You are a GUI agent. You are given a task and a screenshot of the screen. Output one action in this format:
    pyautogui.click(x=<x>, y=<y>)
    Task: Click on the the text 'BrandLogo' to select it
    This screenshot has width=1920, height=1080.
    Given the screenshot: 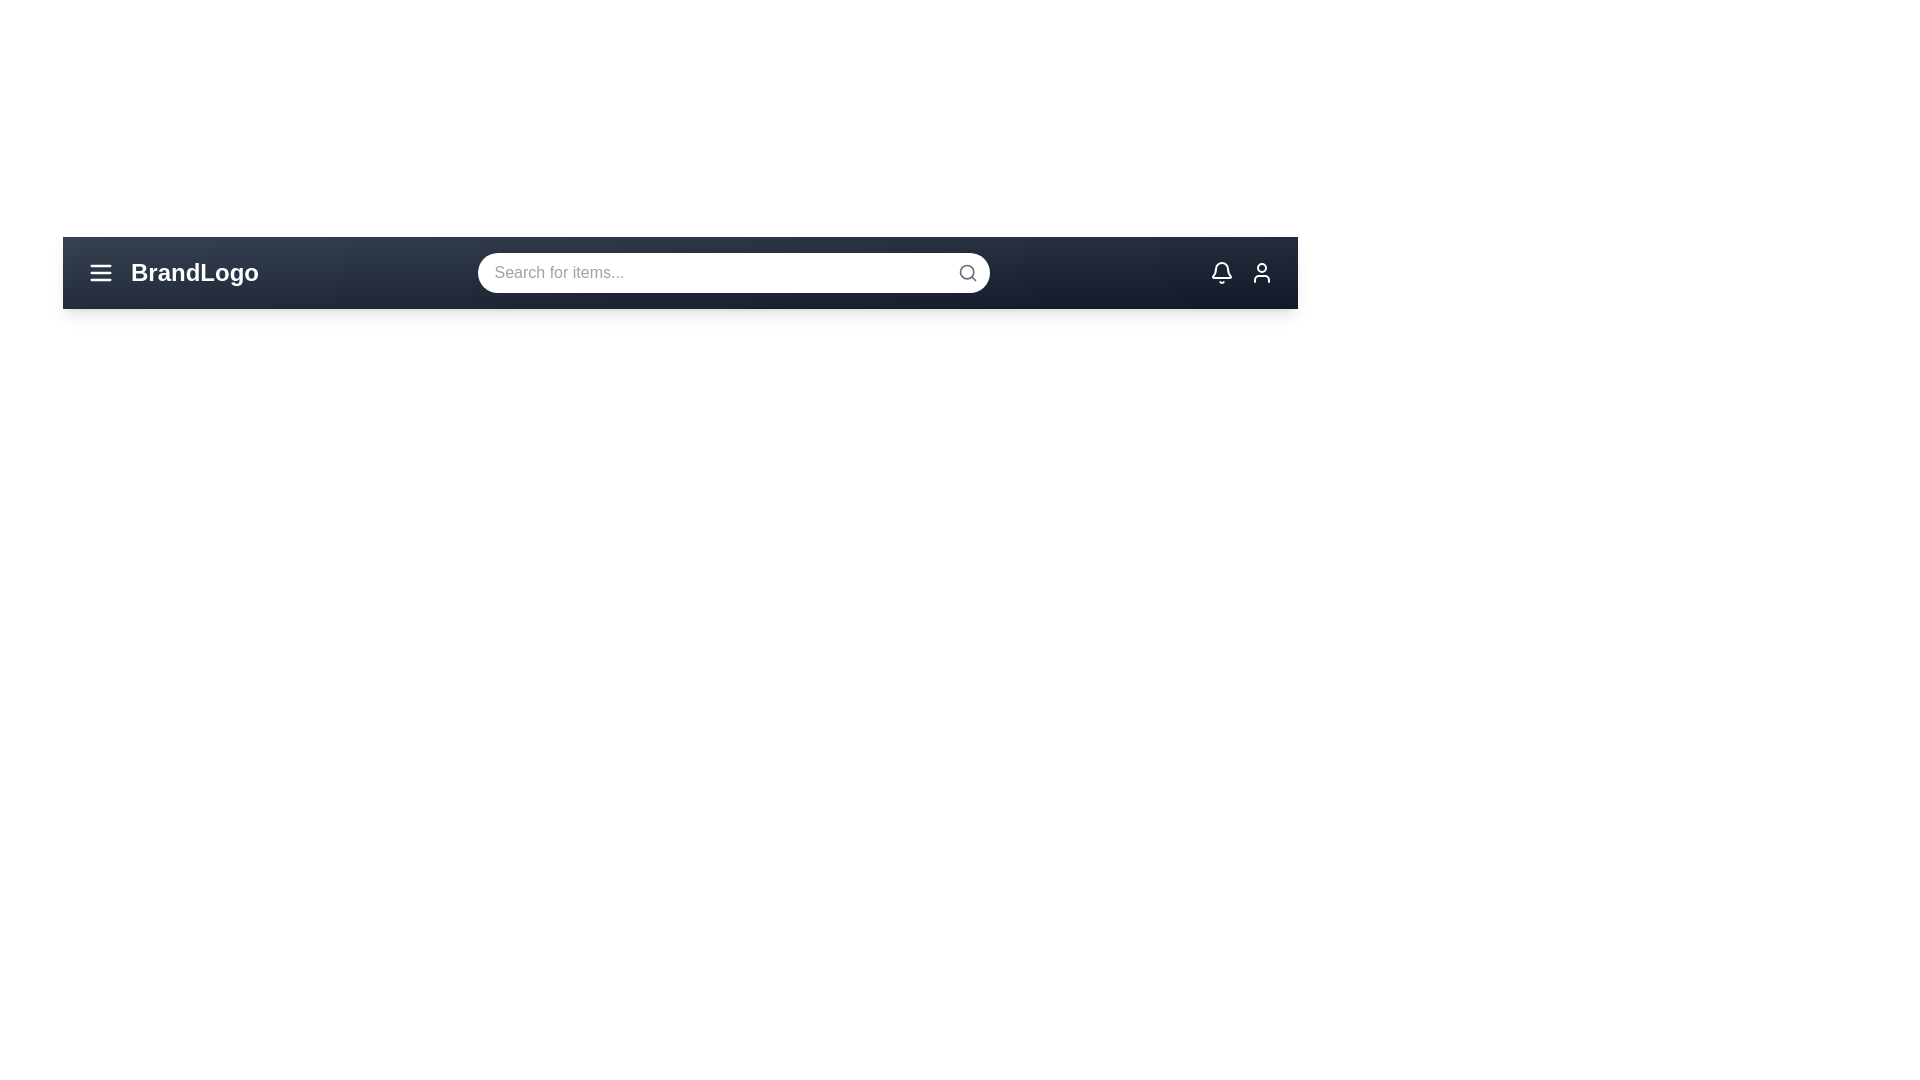 What is the action you would take?
    pyautogui.click(x=195, y=273)
    